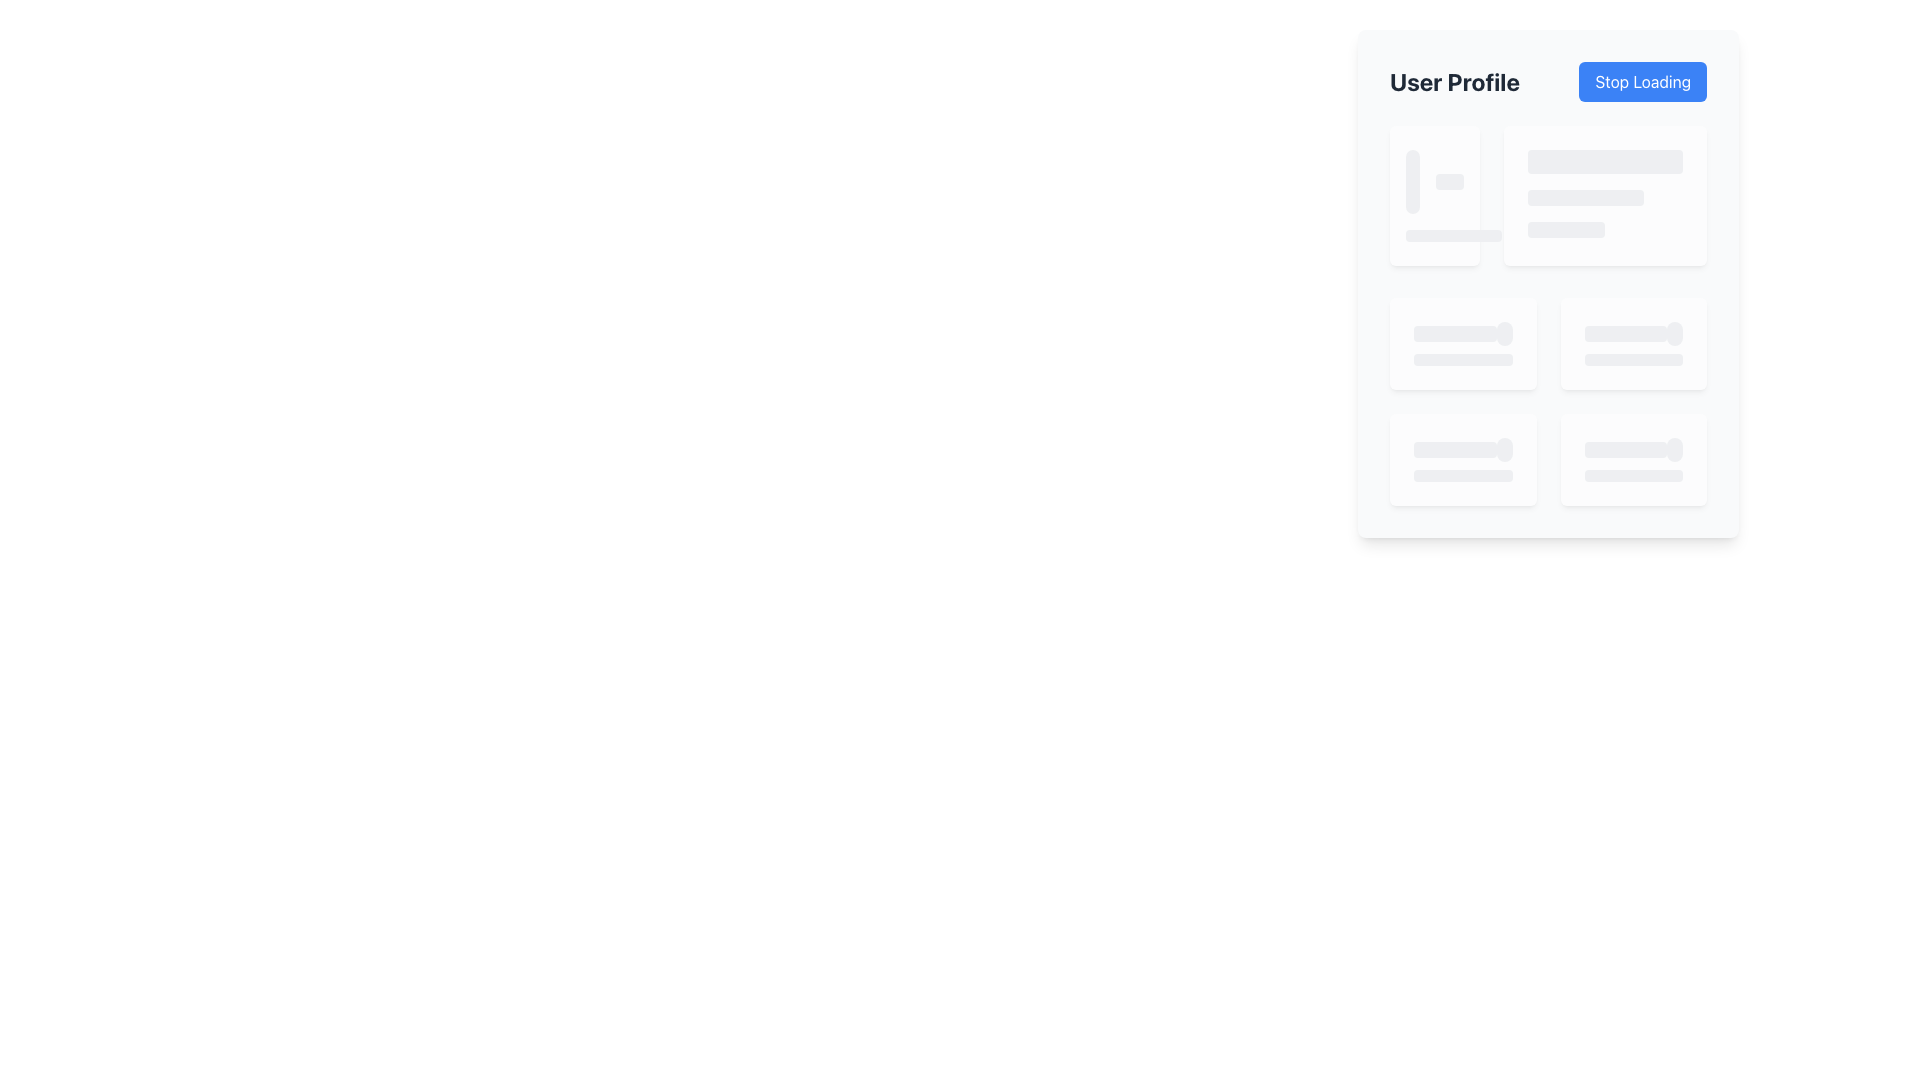  What do you see at coordinates (1509, 450) in the screenshot?
I see `the slider value` at bounding box center [1509, 450].